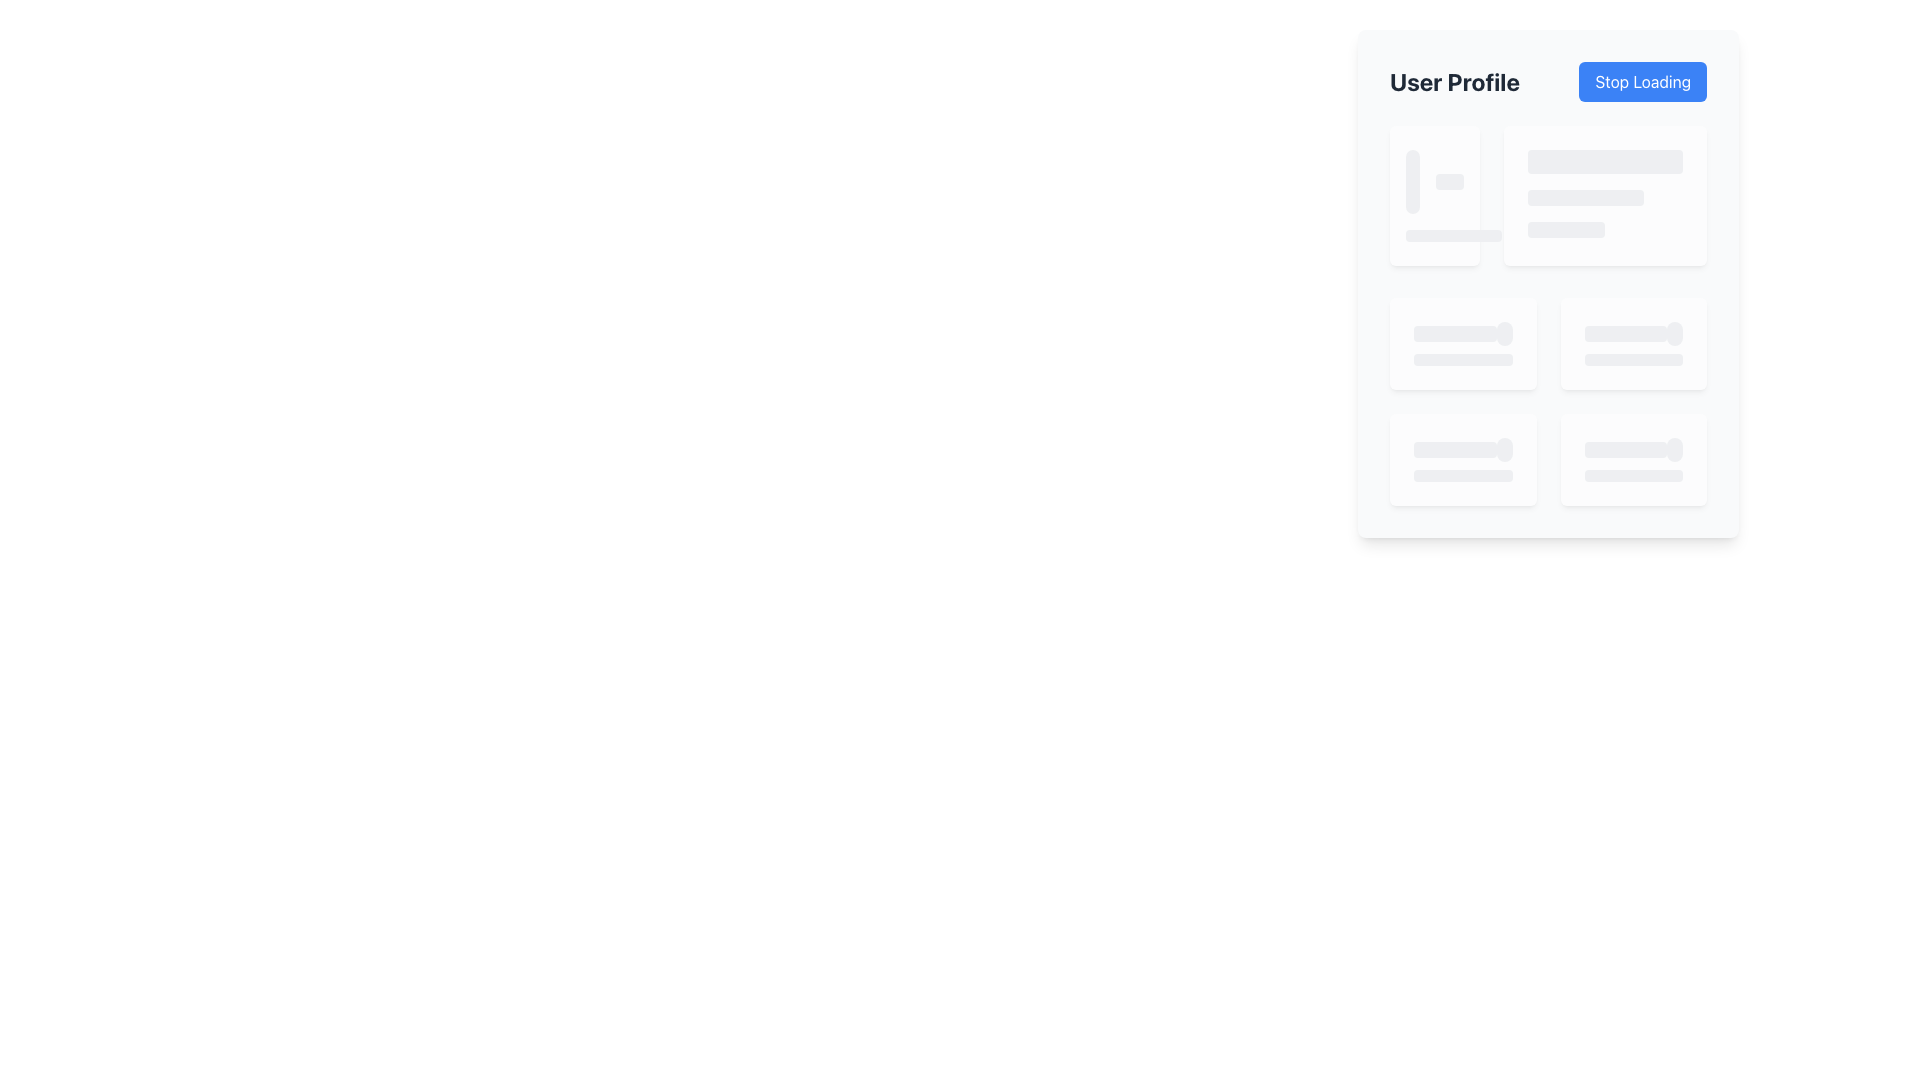  What do you see at coordinates (1509, 450) in the screenshot?
I see `the slider value` at bounding box center [1509, 450].